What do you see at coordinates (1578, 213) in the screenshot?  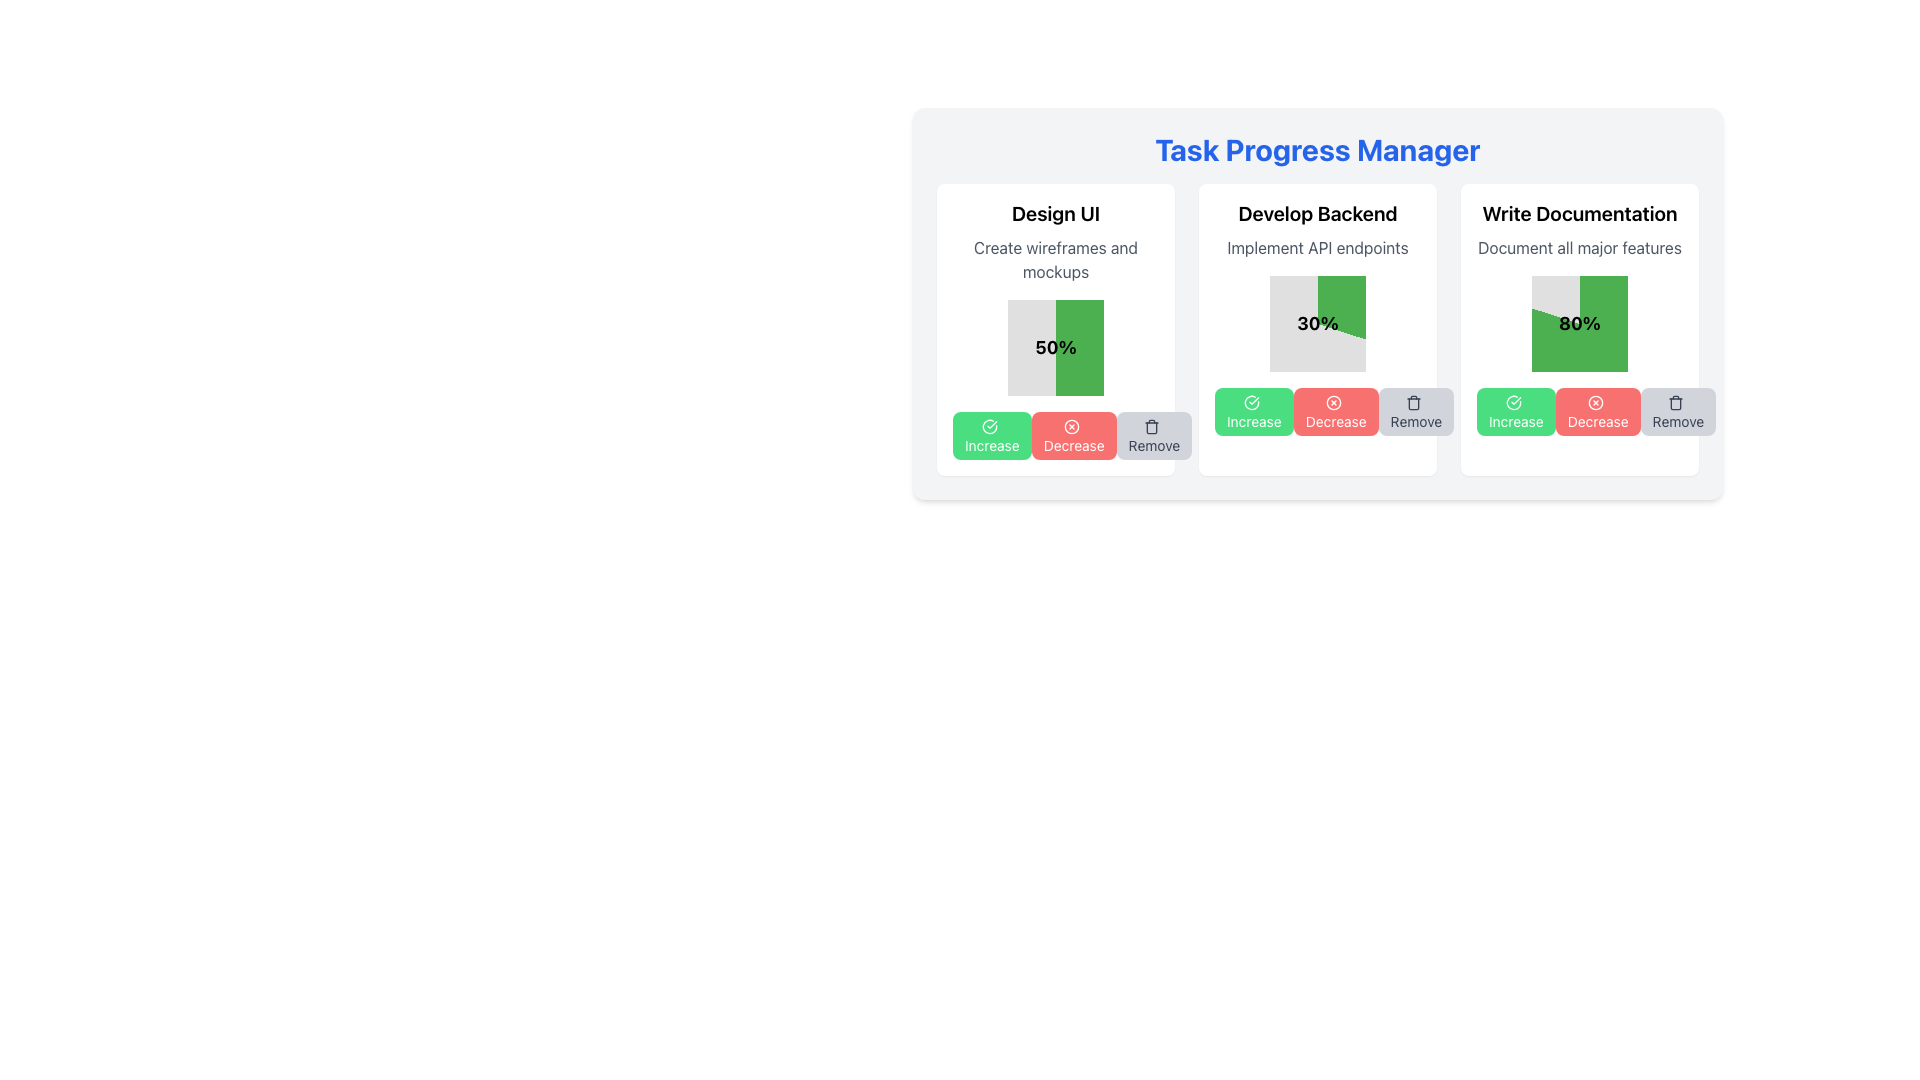 I see `the static text element displaying 'Write Documentation' located at the top of the box associated with the third task` at bounding box center [1578, 213].